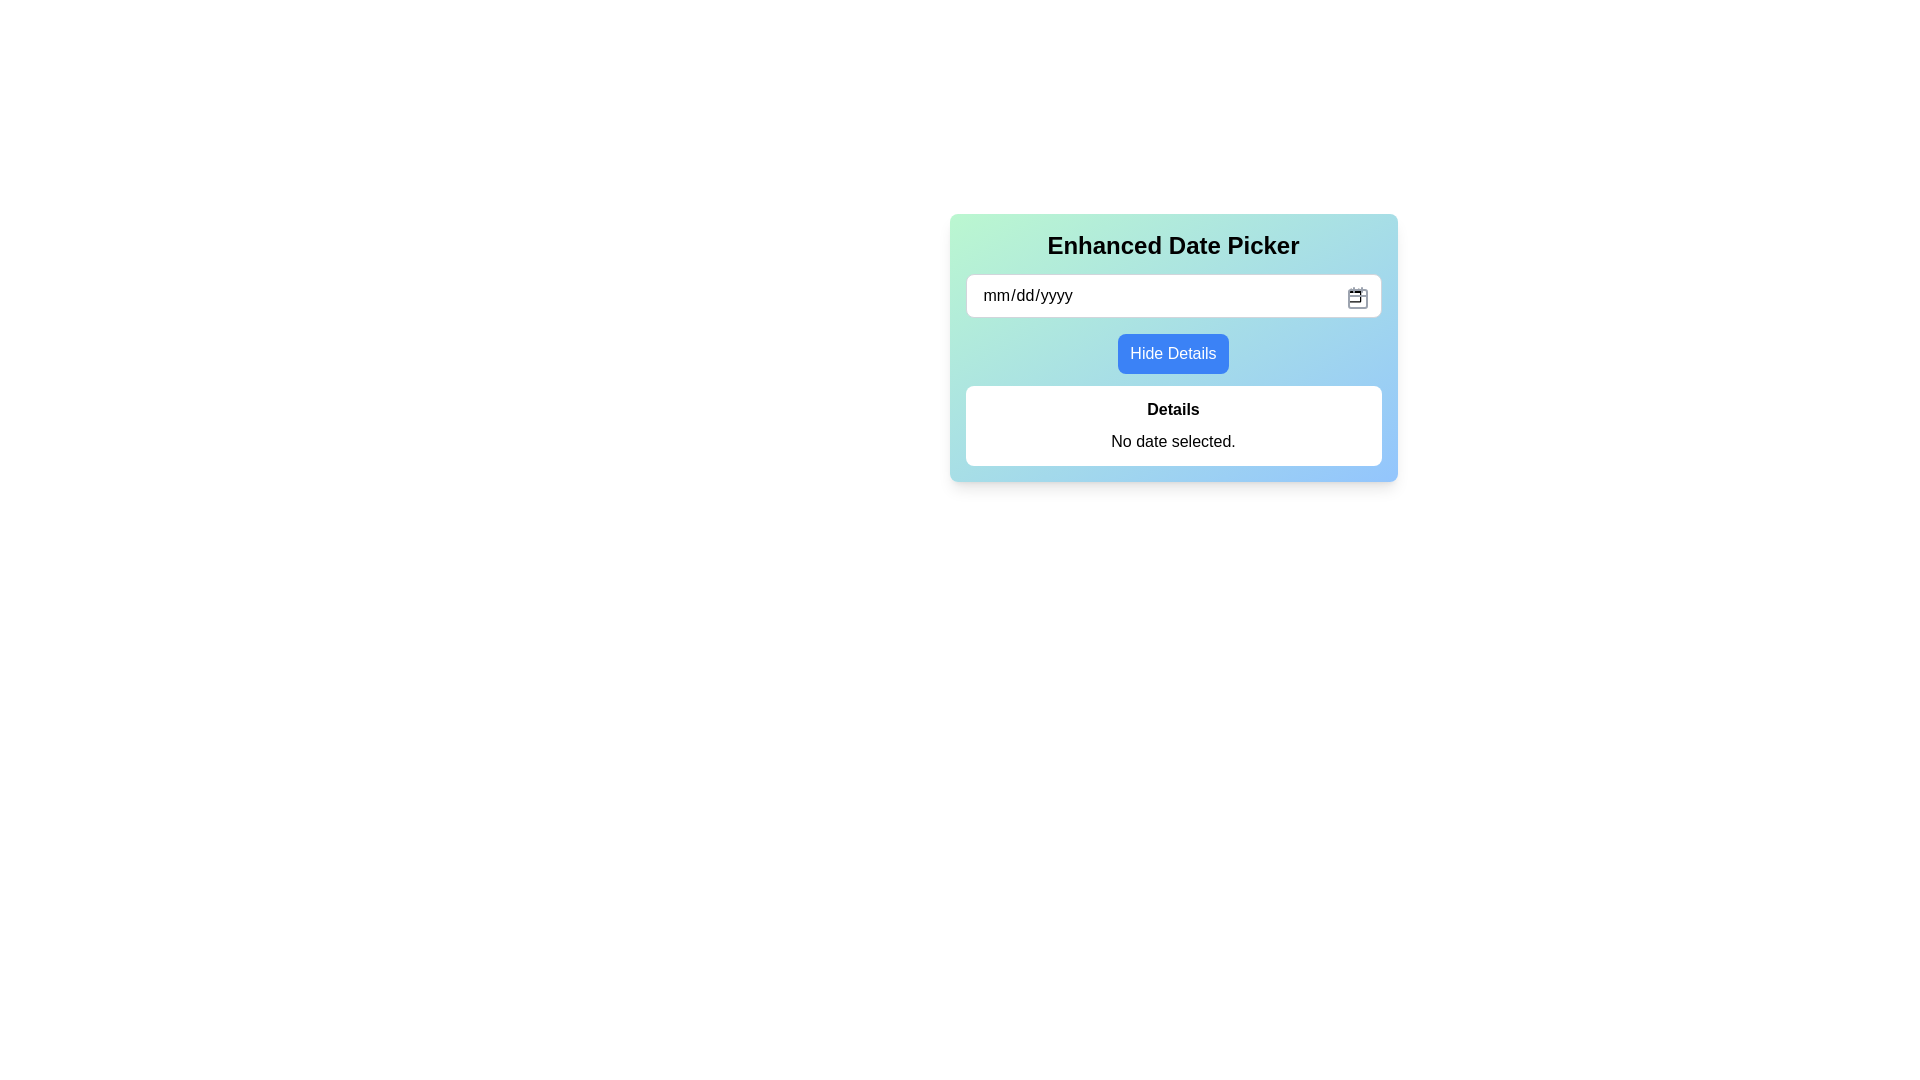 The width and height of the screenshot is (1920, 1080). Describe the element at coordinates (1173, 353) in the screenshot. I see `the rectangular interactive button with a blue background and white text displaying 'Hide Details'` at that location.